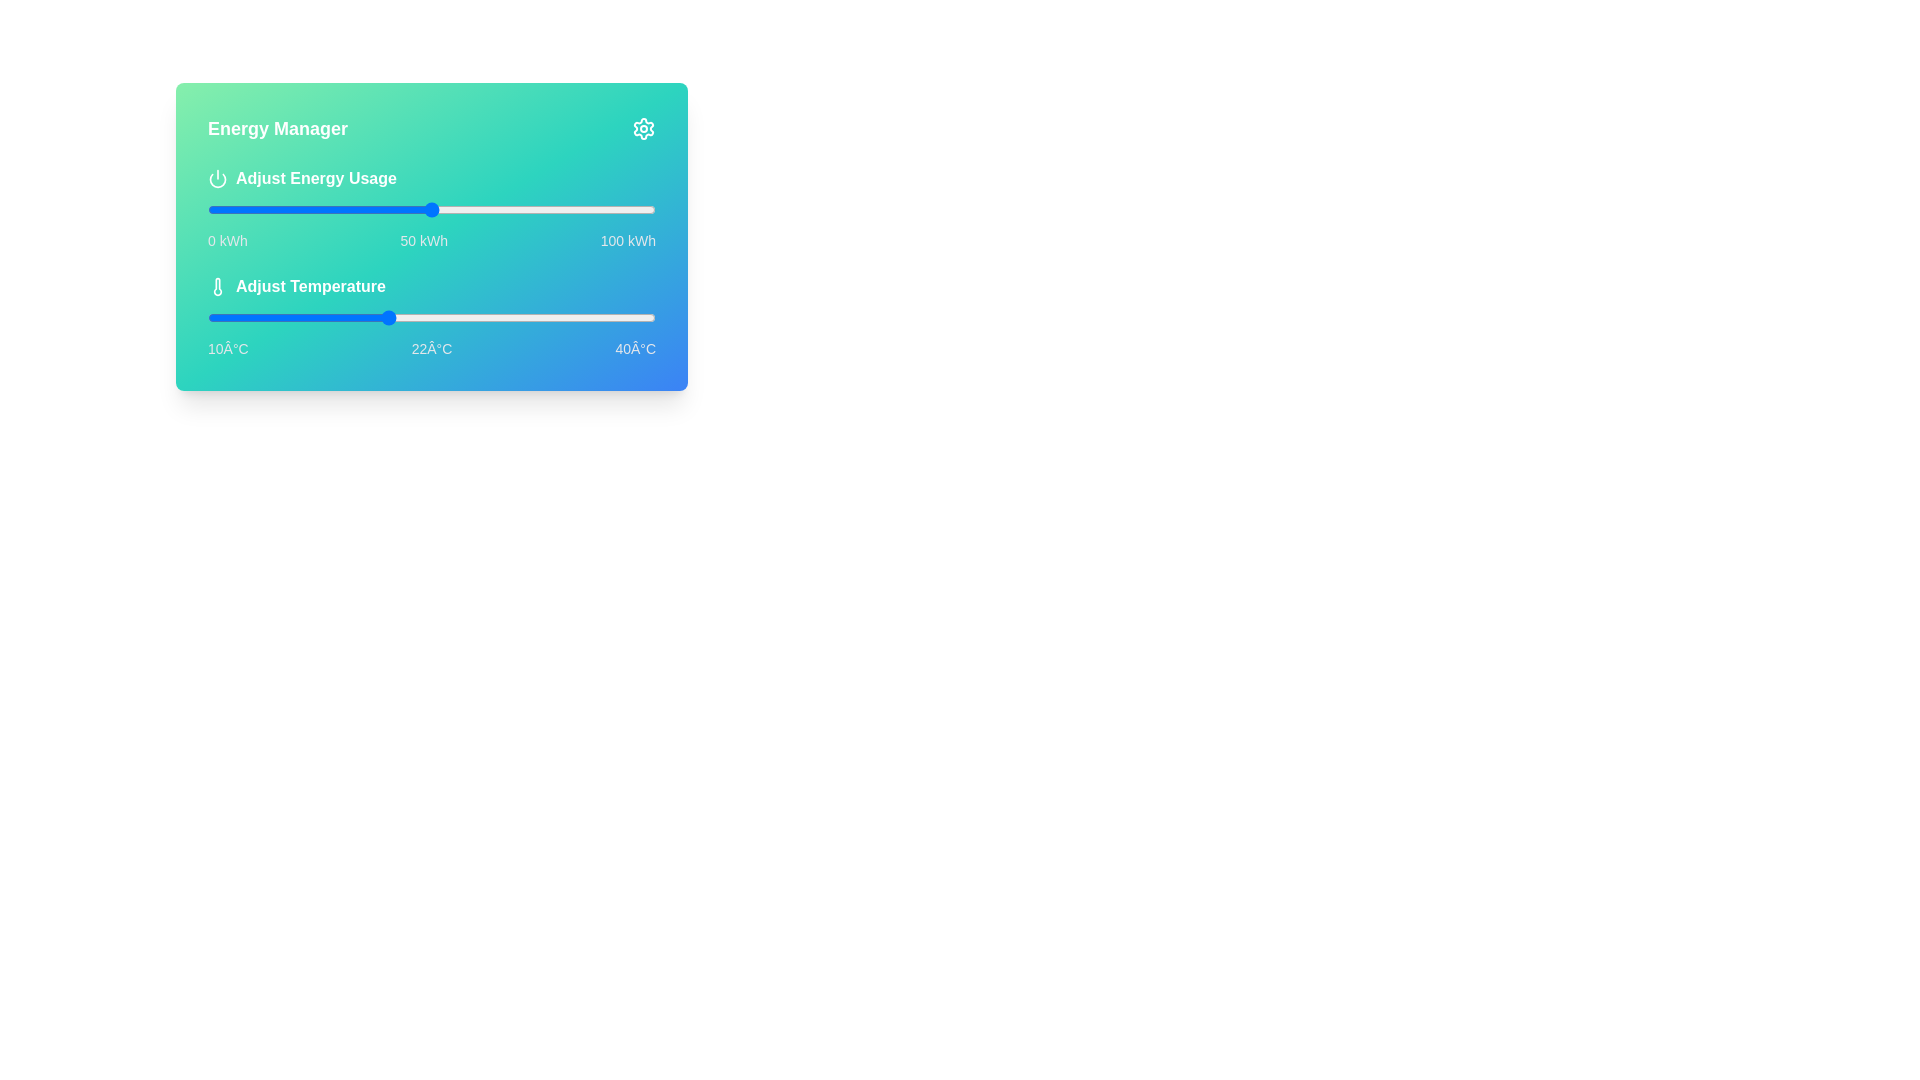 Image resolution: width=1920 pixels, height=1080 pixels. What do you see at coordinates (614, 209) in the screenshot?
I see `the energy usage slider to 91 kWh` at bounding box center [614, 209].